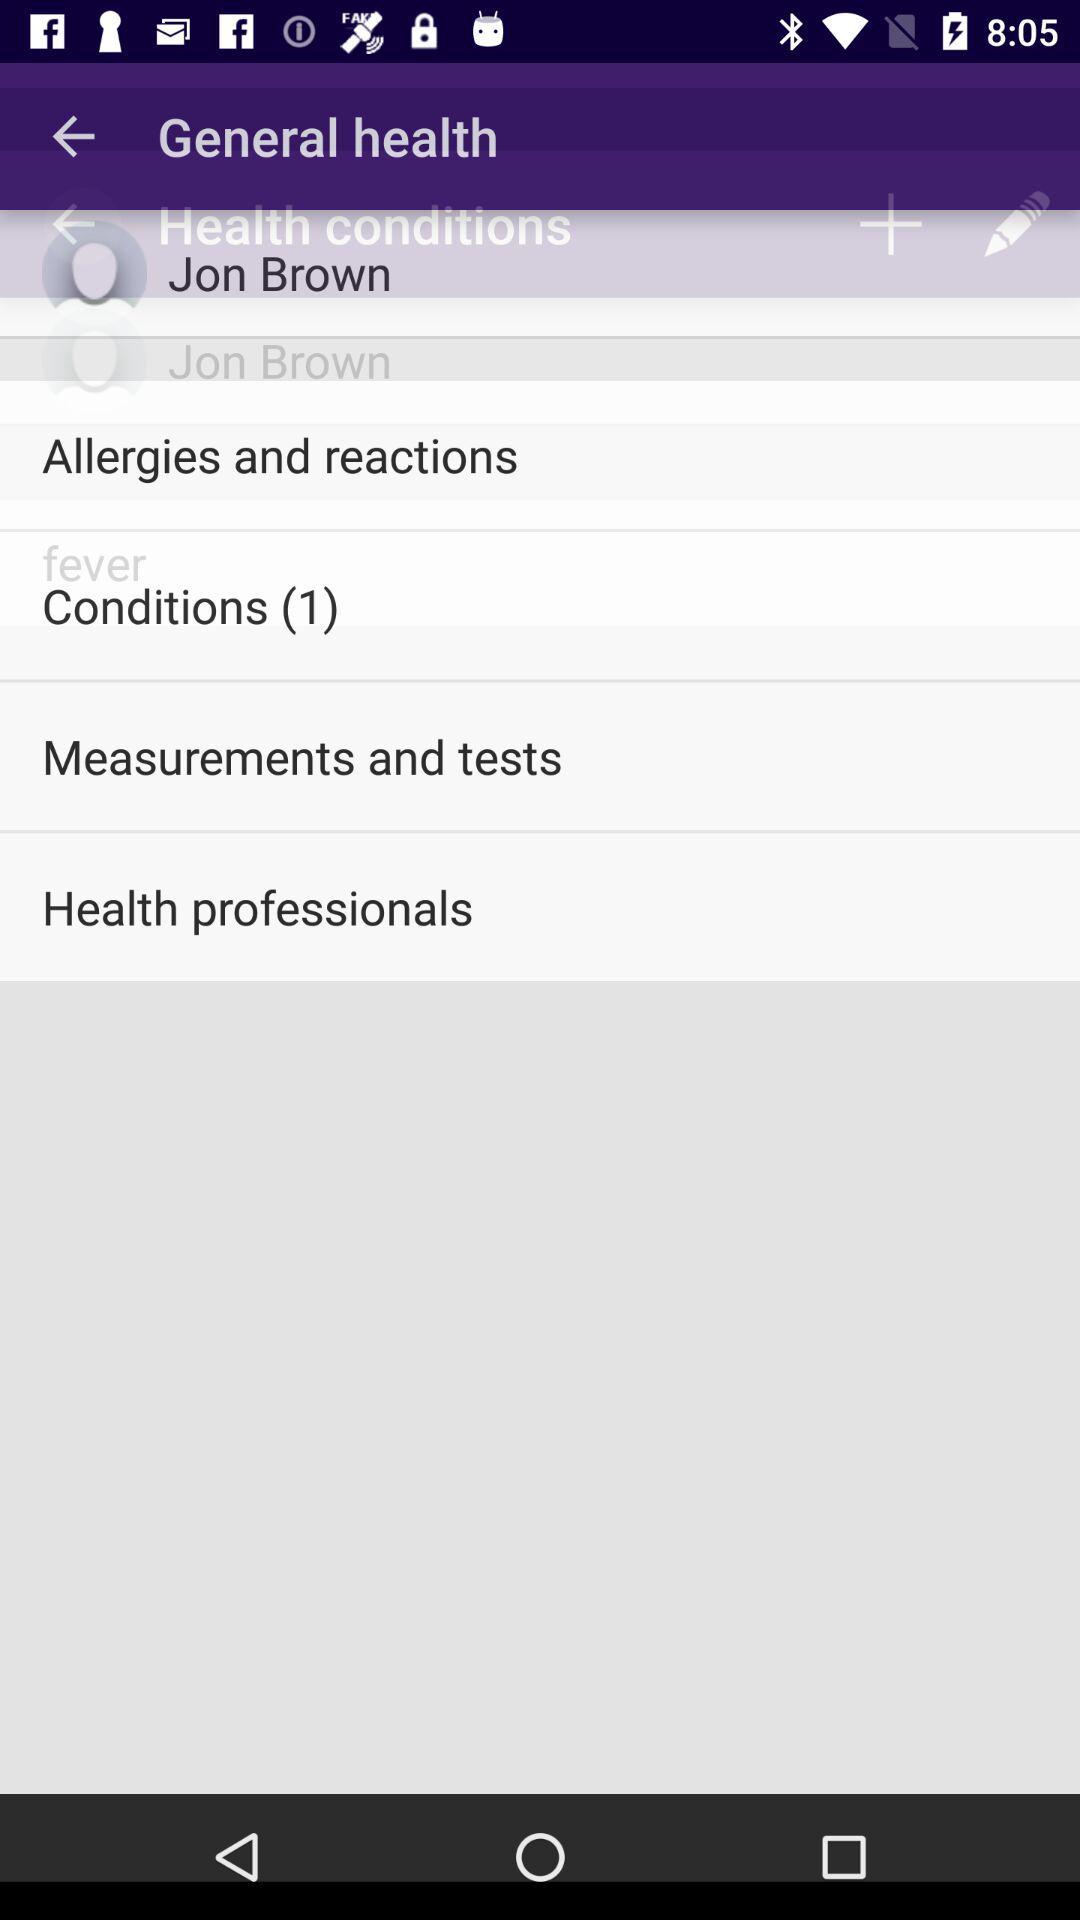  Describe the element at coordinates (540, 906) in the screenshot. I see `the health professionals  item` at that location.